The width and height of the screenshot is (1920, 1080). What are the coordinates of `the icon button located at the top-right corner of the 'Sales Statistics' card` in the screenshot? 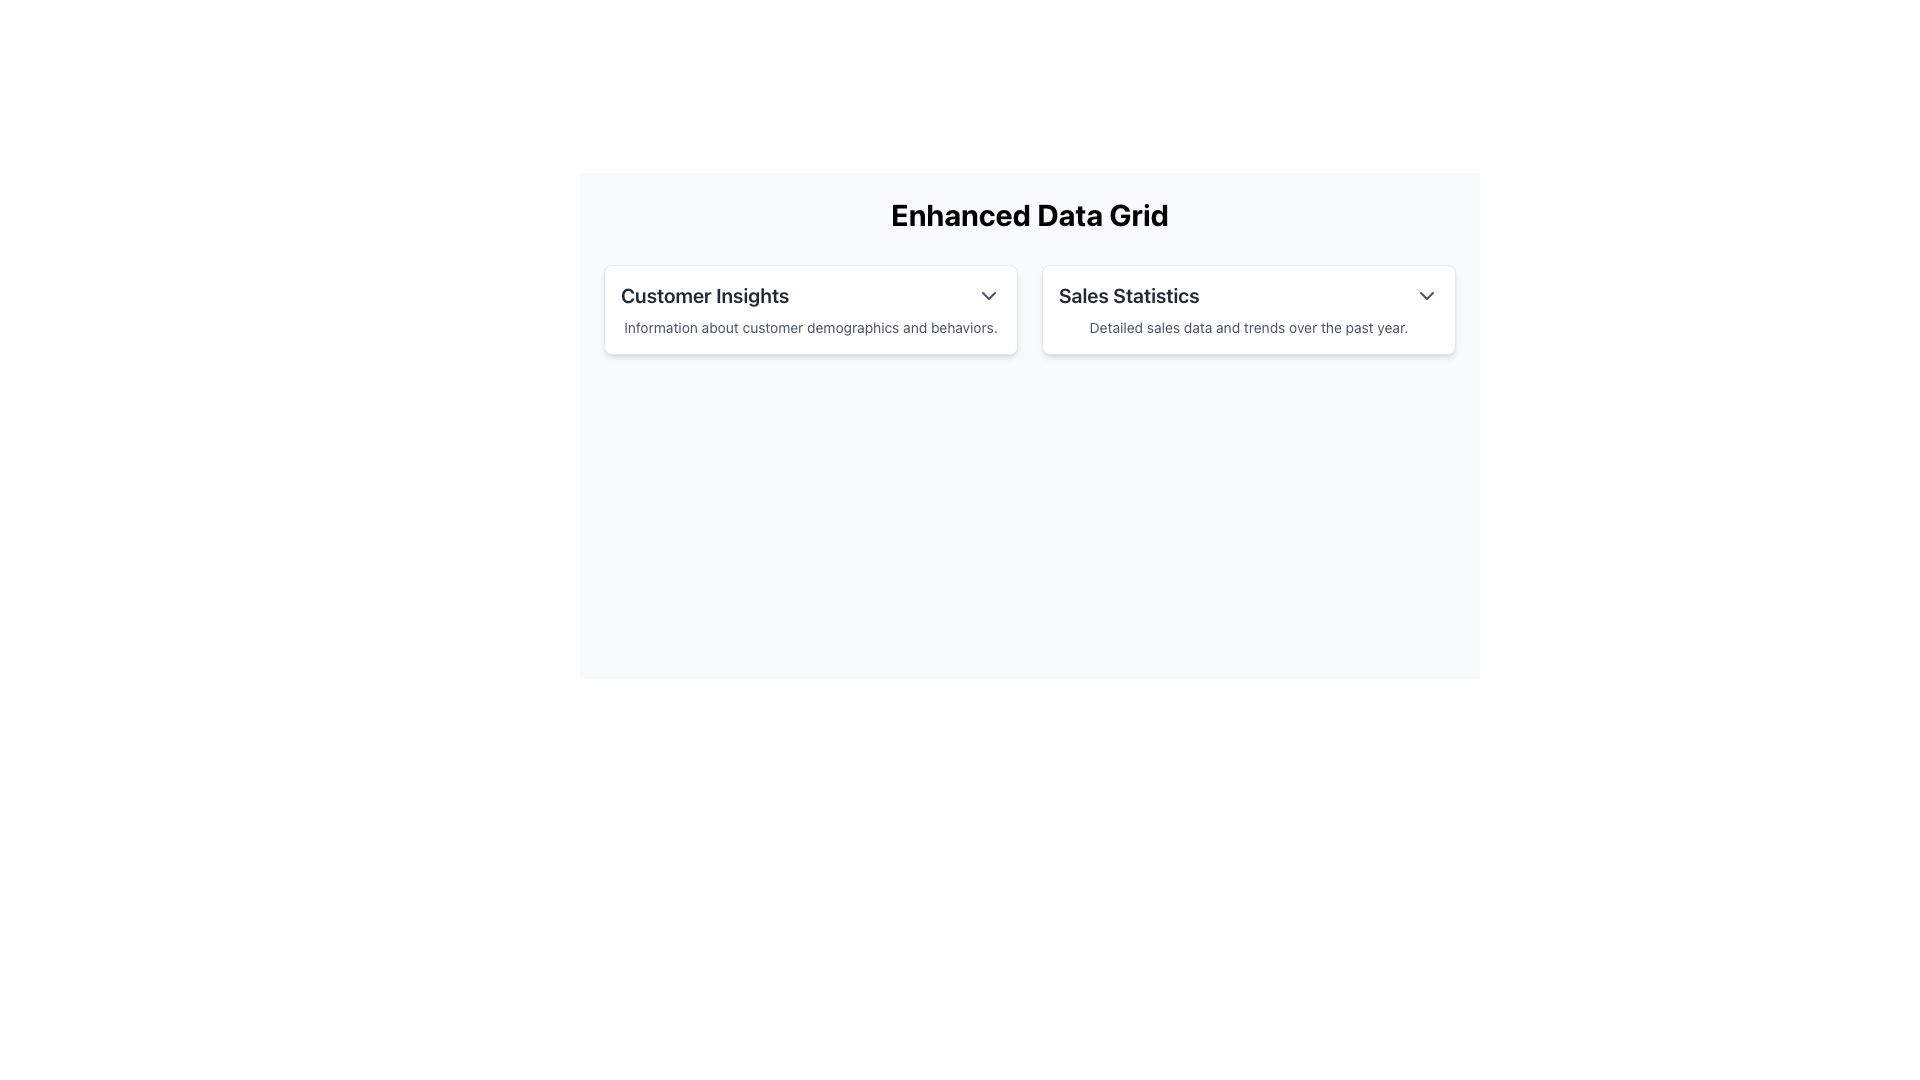 It's located at (1425, 296).